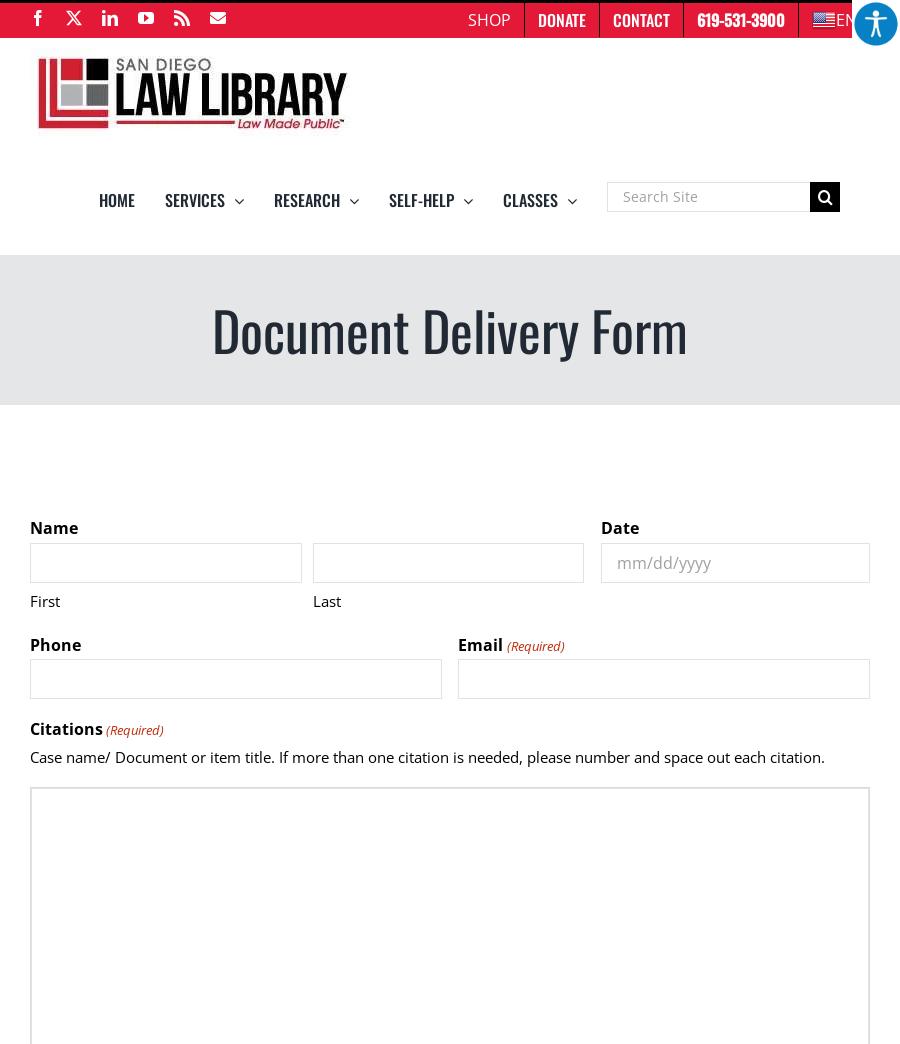  Describe the element at coordinates (259, 328) in the screenshot. I see `'Borrowers Program'` at that location.